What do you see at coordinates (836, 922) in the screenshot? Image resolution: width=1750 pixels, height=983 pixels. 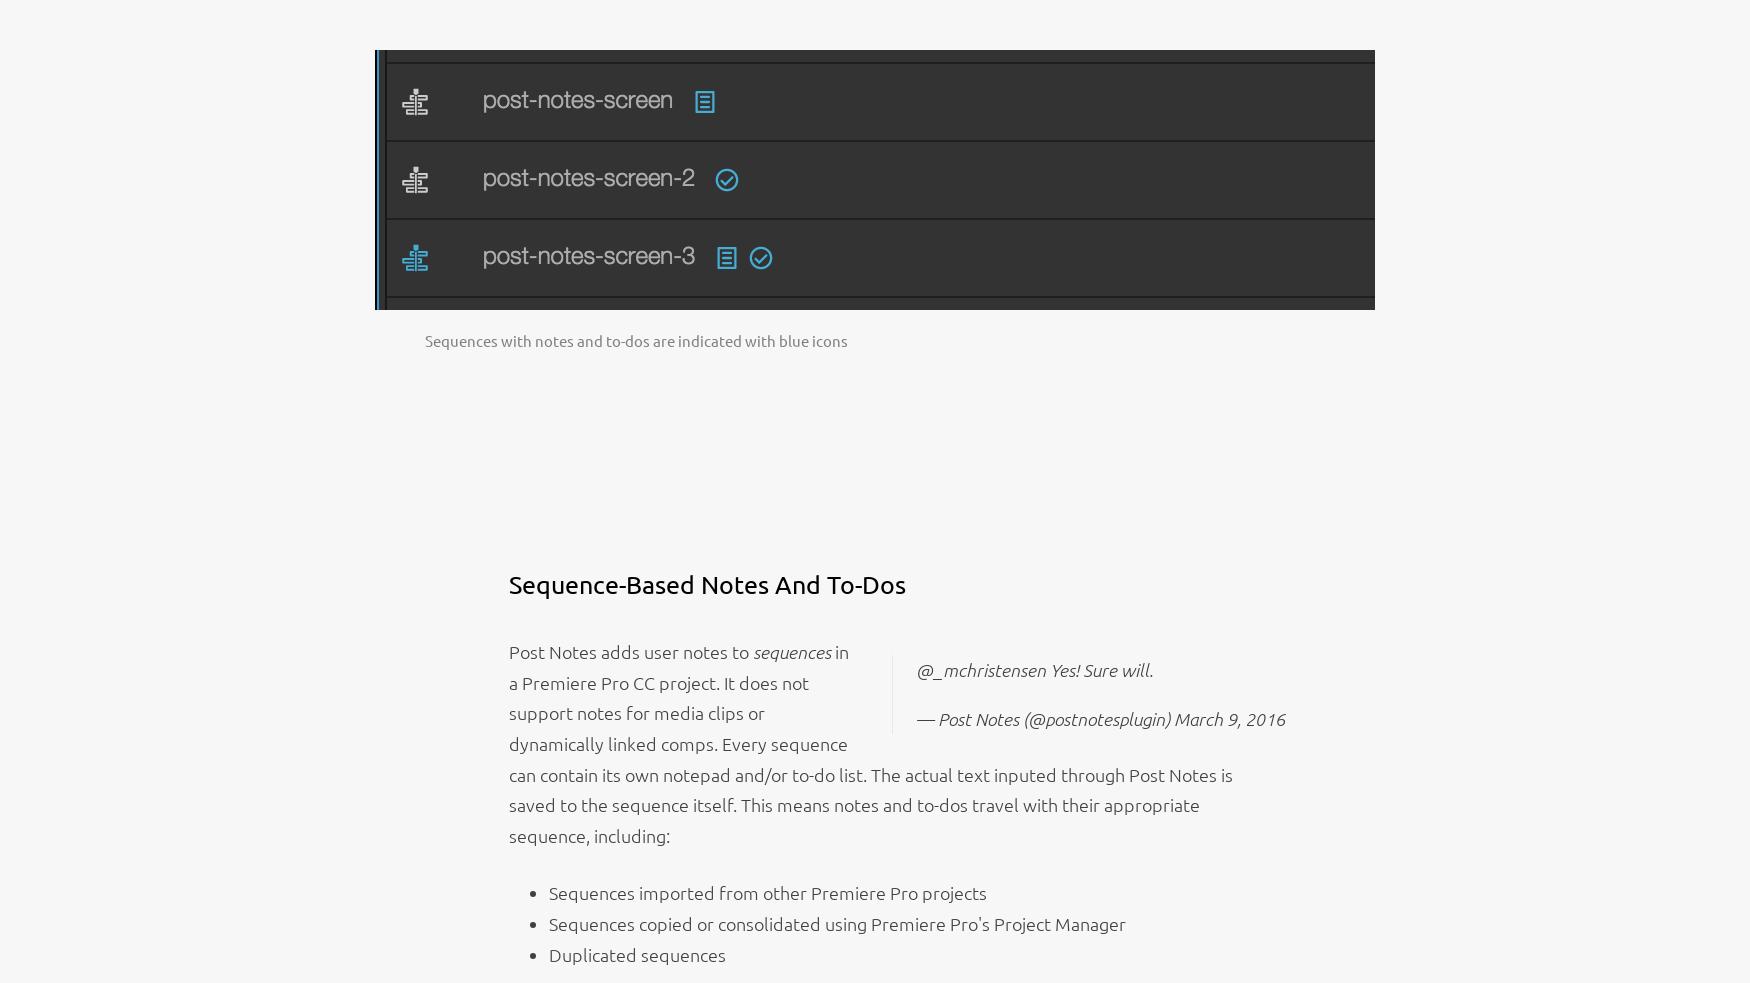 I see `'Sequences copied or consolidated using Premiere Pro's Project Manager'` at bounding box center [836, 922].